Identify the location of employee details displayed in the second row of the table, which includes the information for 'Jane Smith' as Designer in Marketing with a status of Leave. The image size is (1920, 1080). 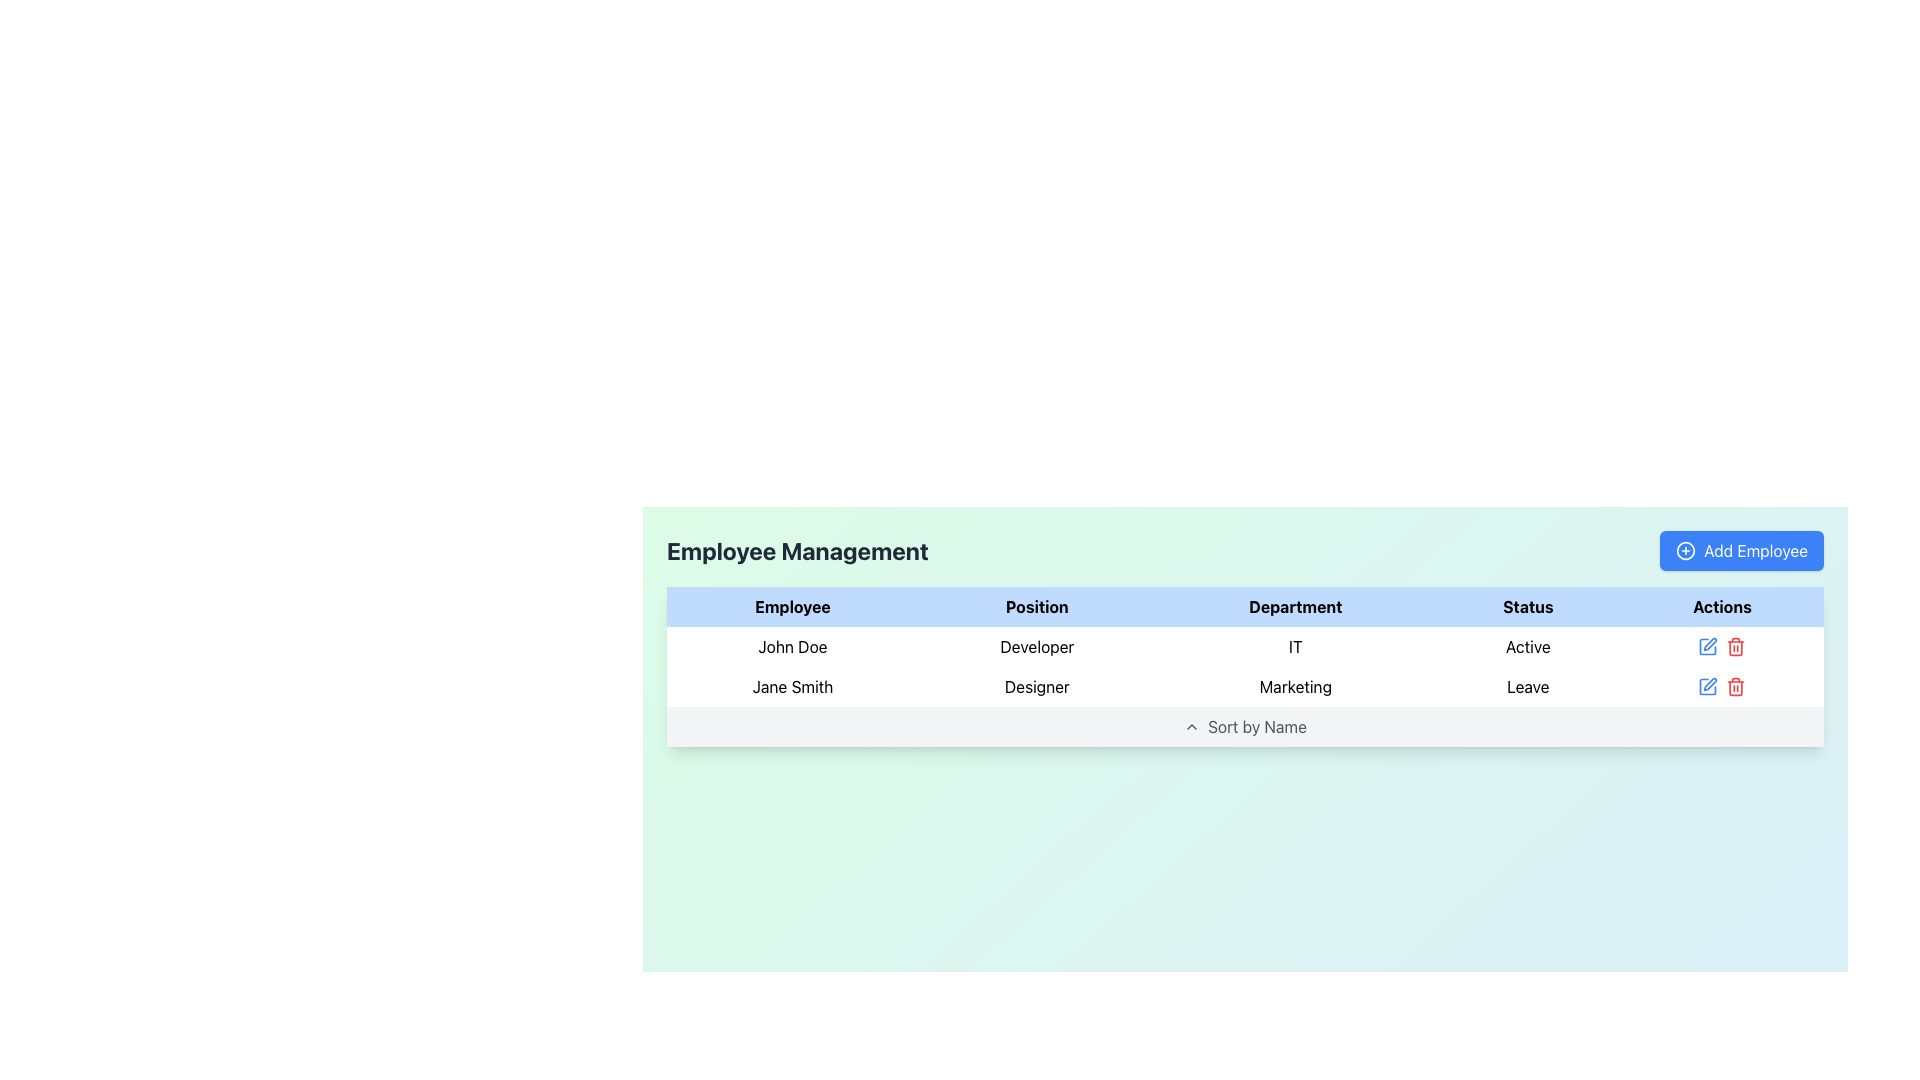
(1244, 667).